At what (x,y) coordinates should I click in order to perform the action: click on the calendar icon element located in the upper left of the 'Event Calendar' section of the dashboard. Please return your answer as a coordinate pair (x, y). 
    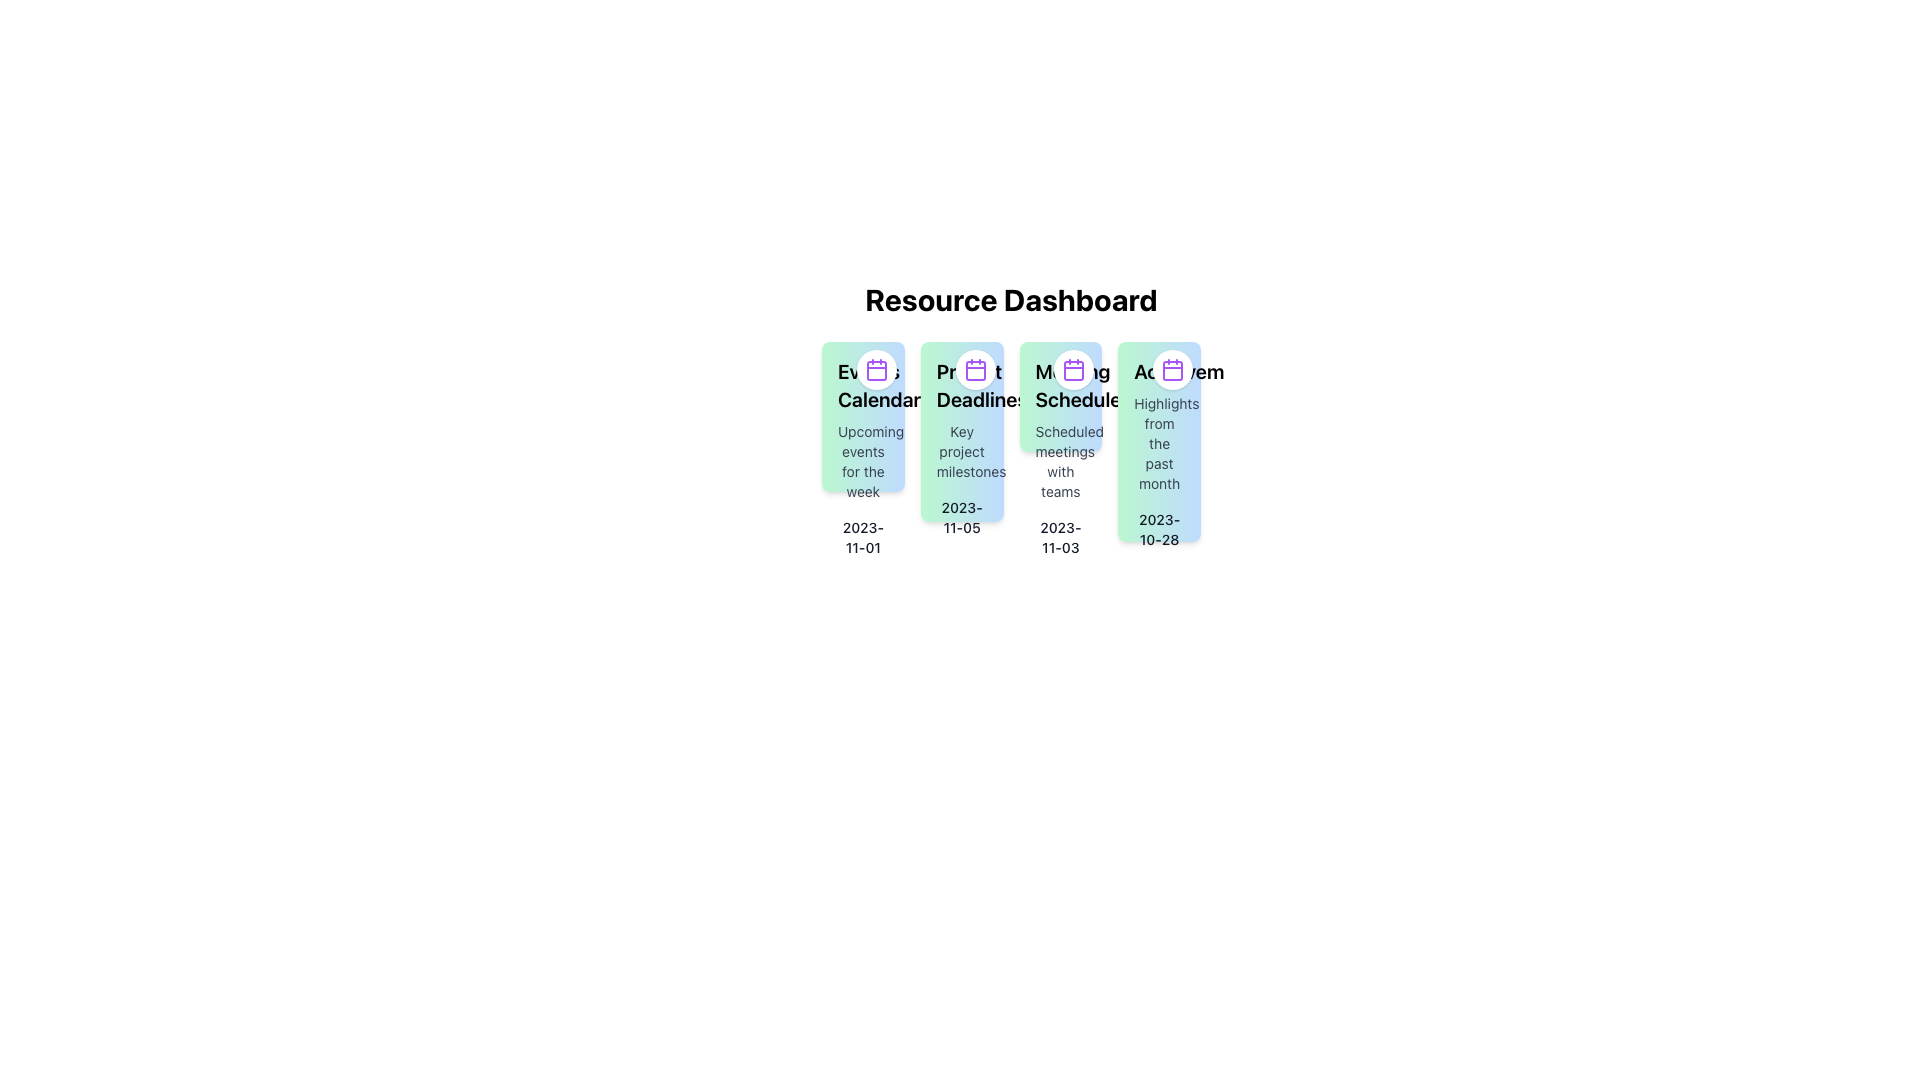
    Looking at the image, I should click on (876, 370).